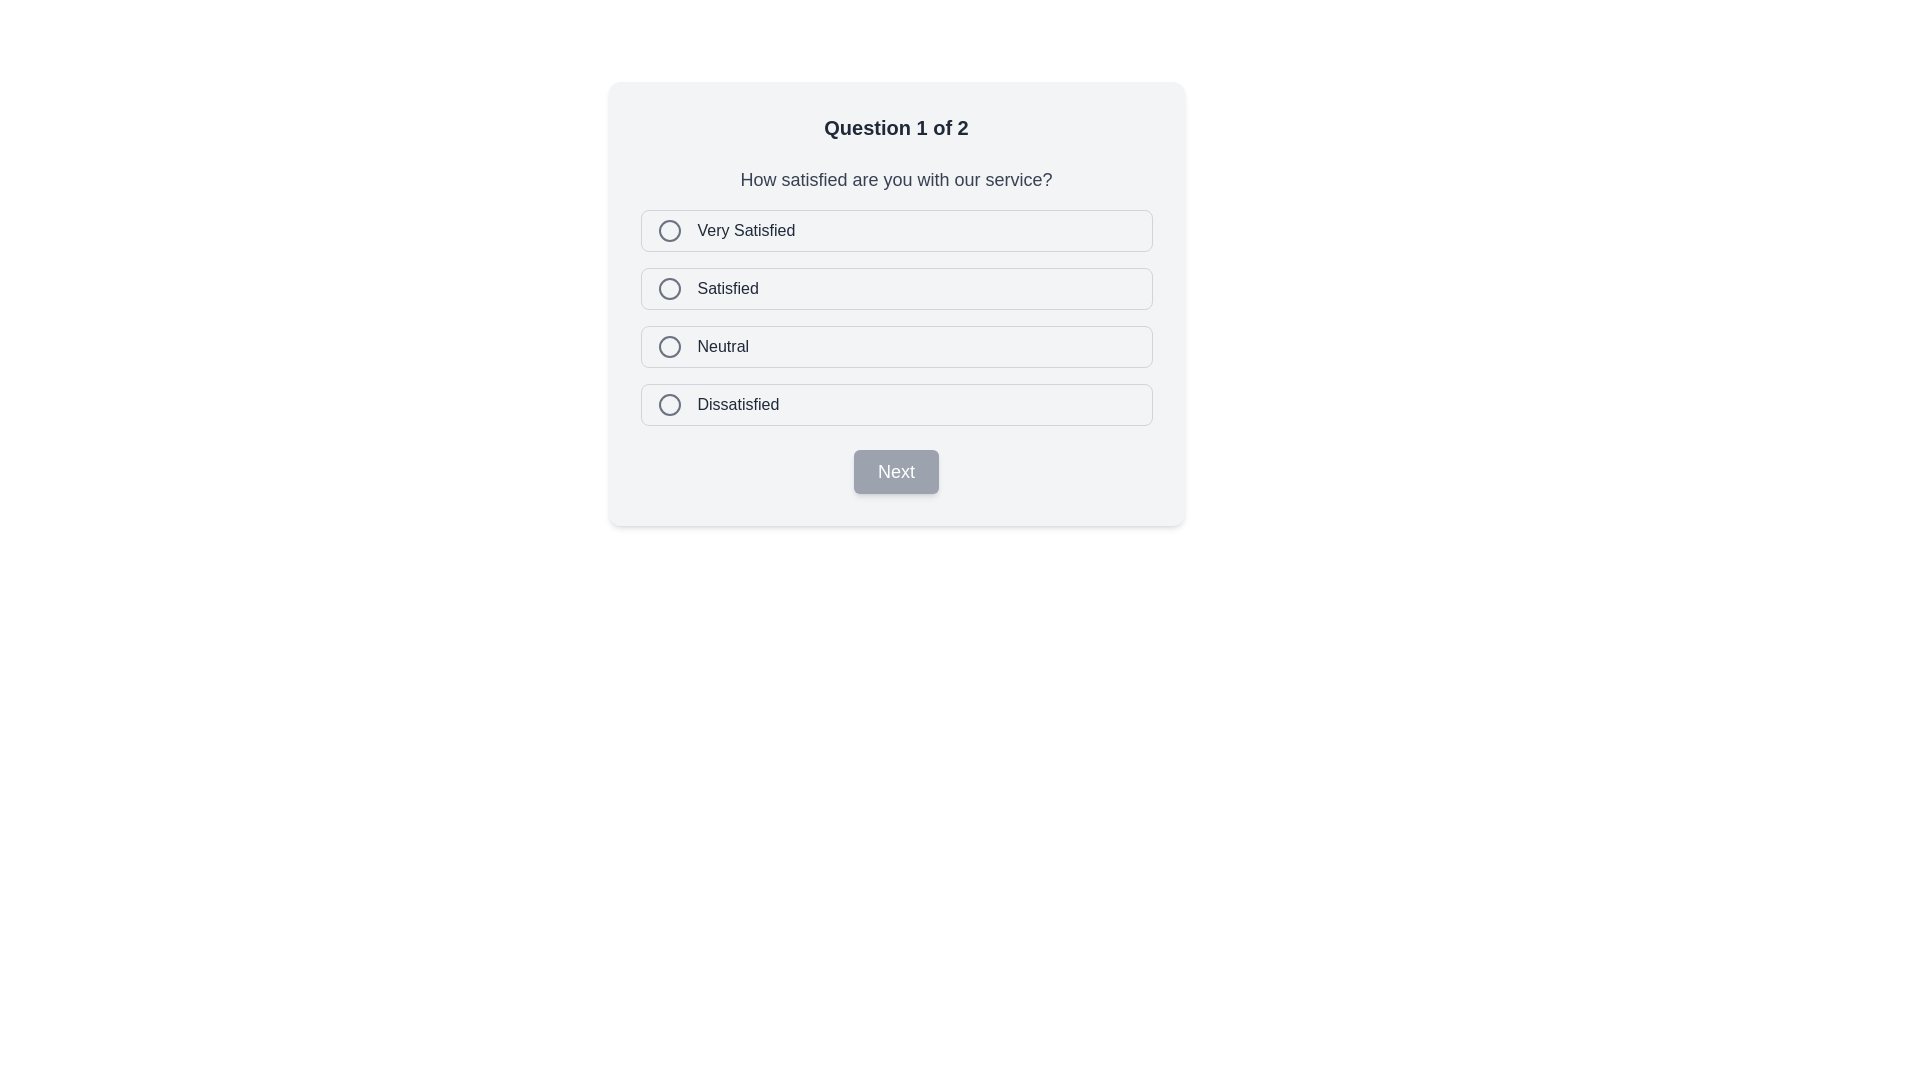  What do you see at coordinates (669, 346) in the screenshot?
I see `the 'Neutral' radio button which is the third item in a vertical list of options` at bounding box center [669, 346].